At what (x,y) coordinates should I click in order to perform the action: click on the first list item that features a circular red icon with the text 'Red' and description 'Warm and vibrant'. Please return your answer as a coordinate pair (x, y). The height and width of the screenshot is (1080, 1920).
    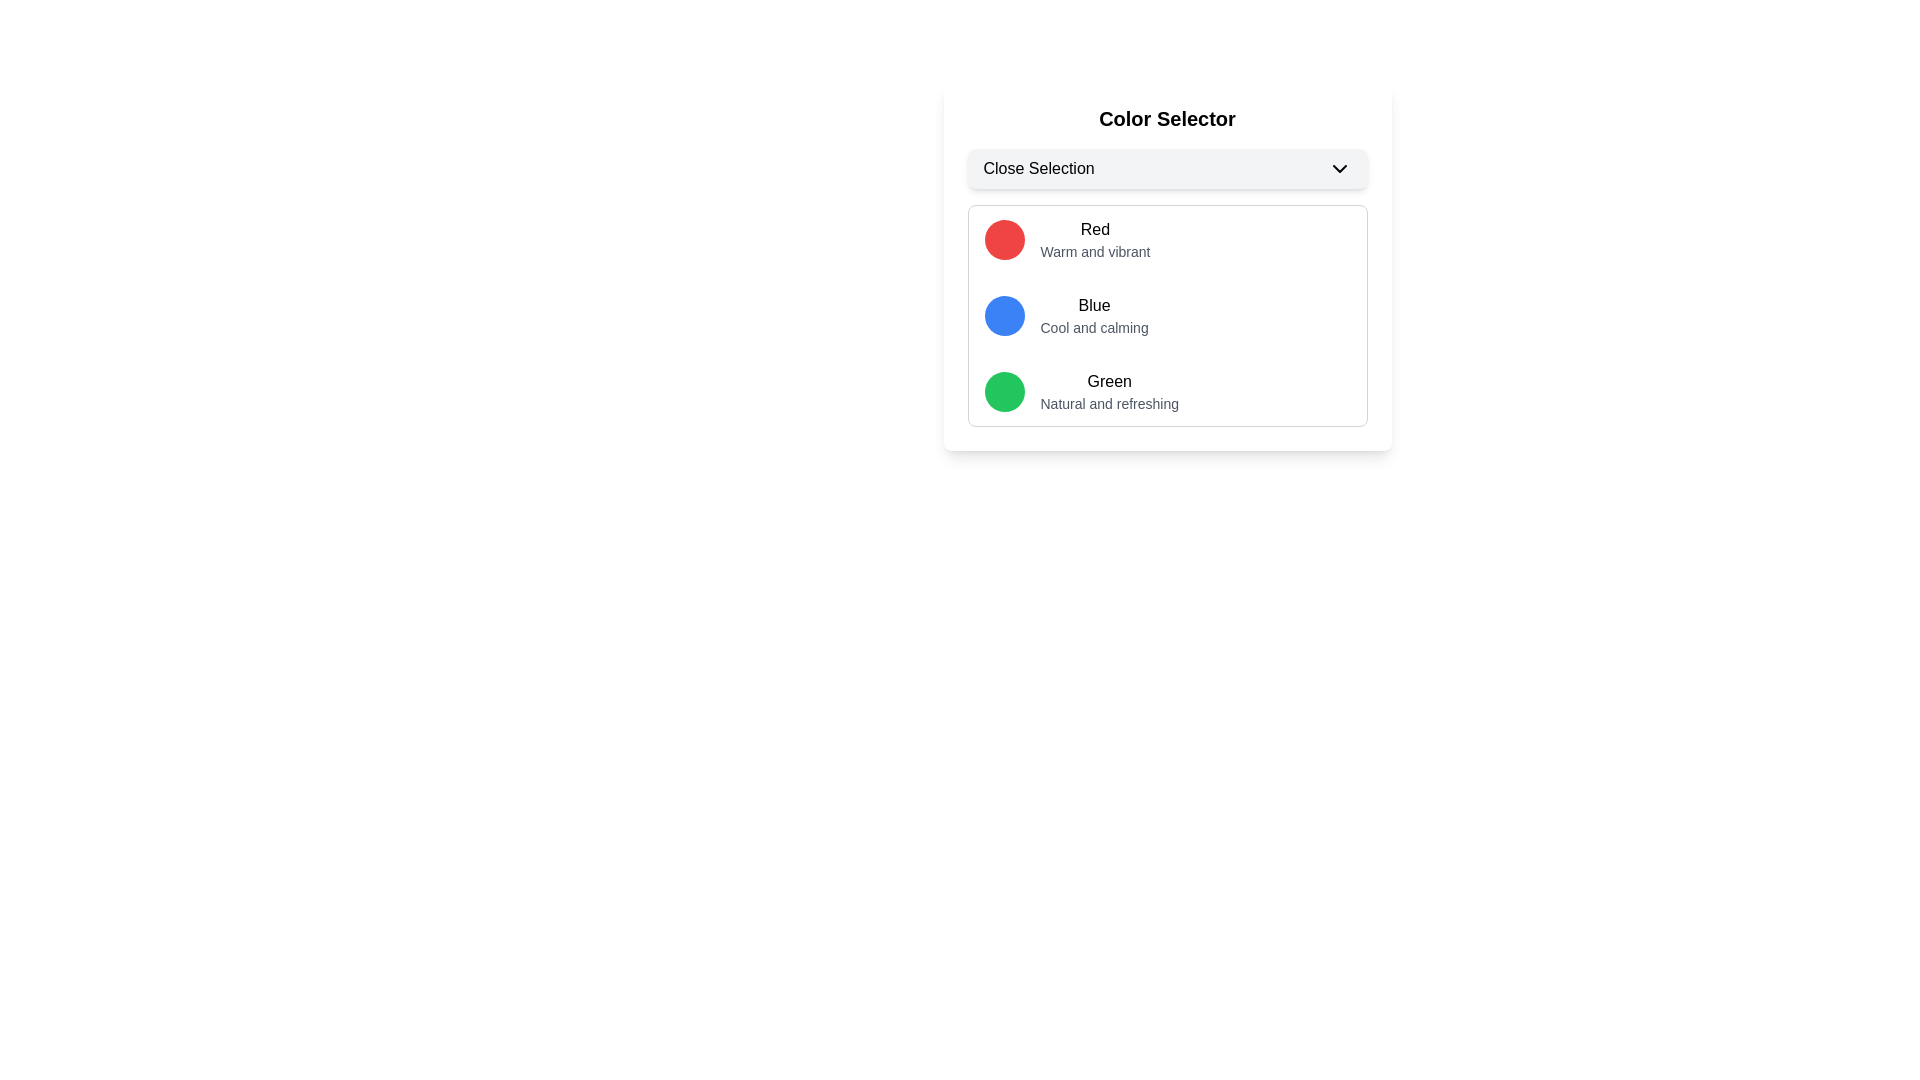
    Looking at the image, I should click on (1167, 238).